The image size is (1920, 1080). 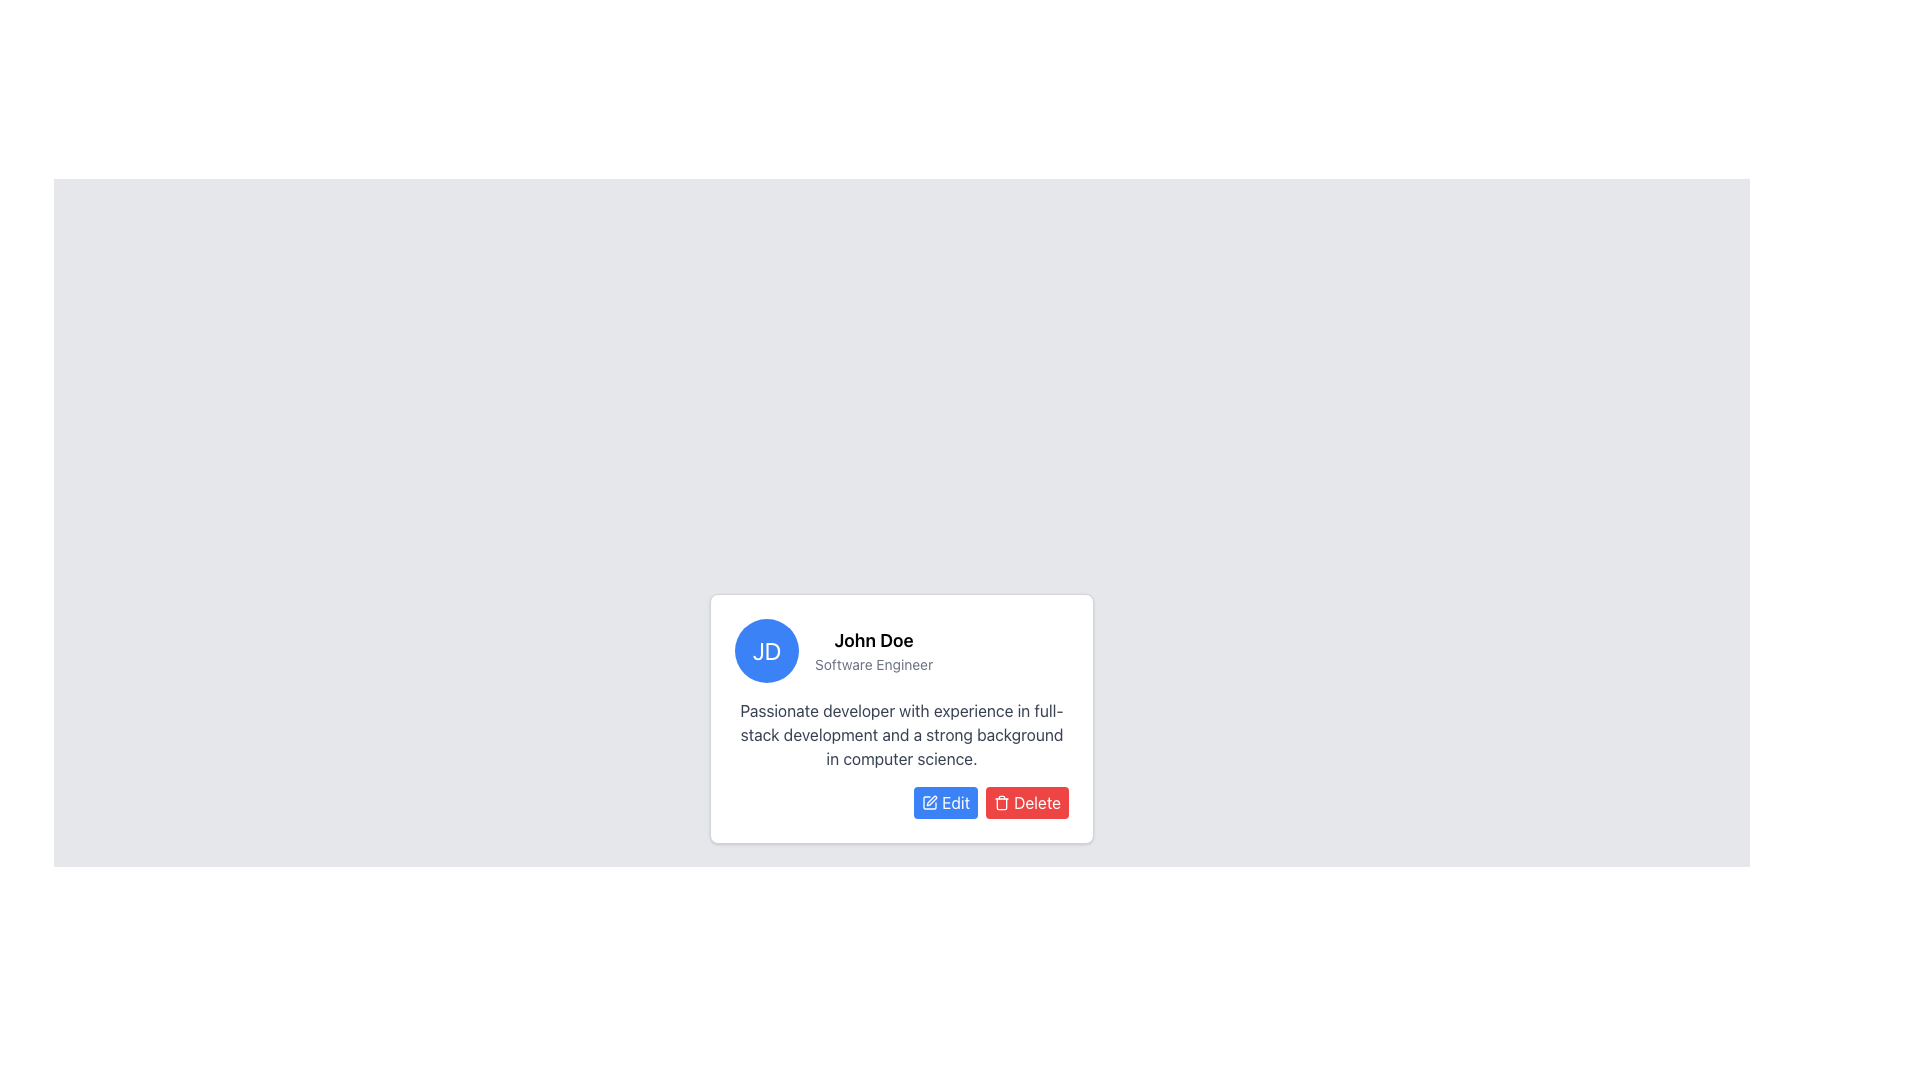 What do you see at coordinates (1027, 801) in the screenshot?
I see `the red 'Delete' button with rounded corners located at the bottom-right of the card` at bounding box center [1027, 801].